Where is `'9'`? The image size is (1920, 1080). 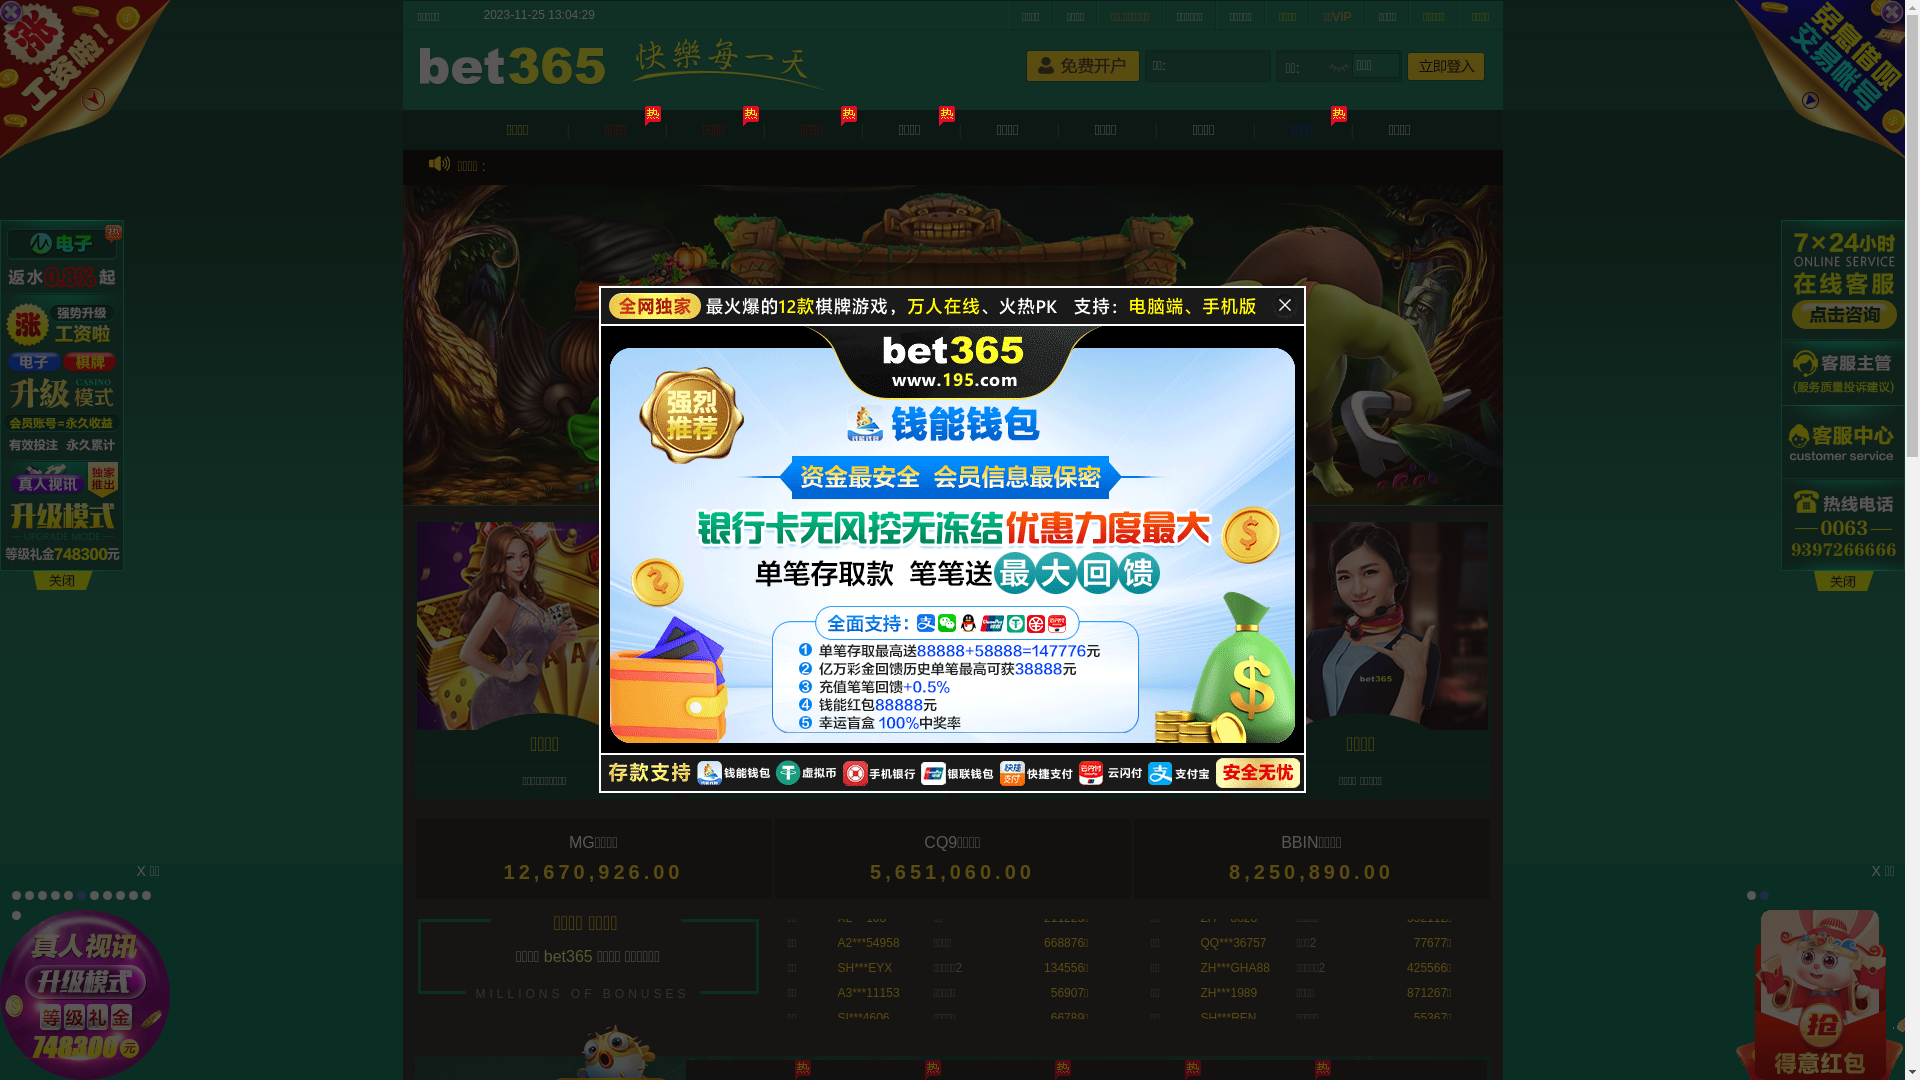 '9' is located at coordinates (119, 894).